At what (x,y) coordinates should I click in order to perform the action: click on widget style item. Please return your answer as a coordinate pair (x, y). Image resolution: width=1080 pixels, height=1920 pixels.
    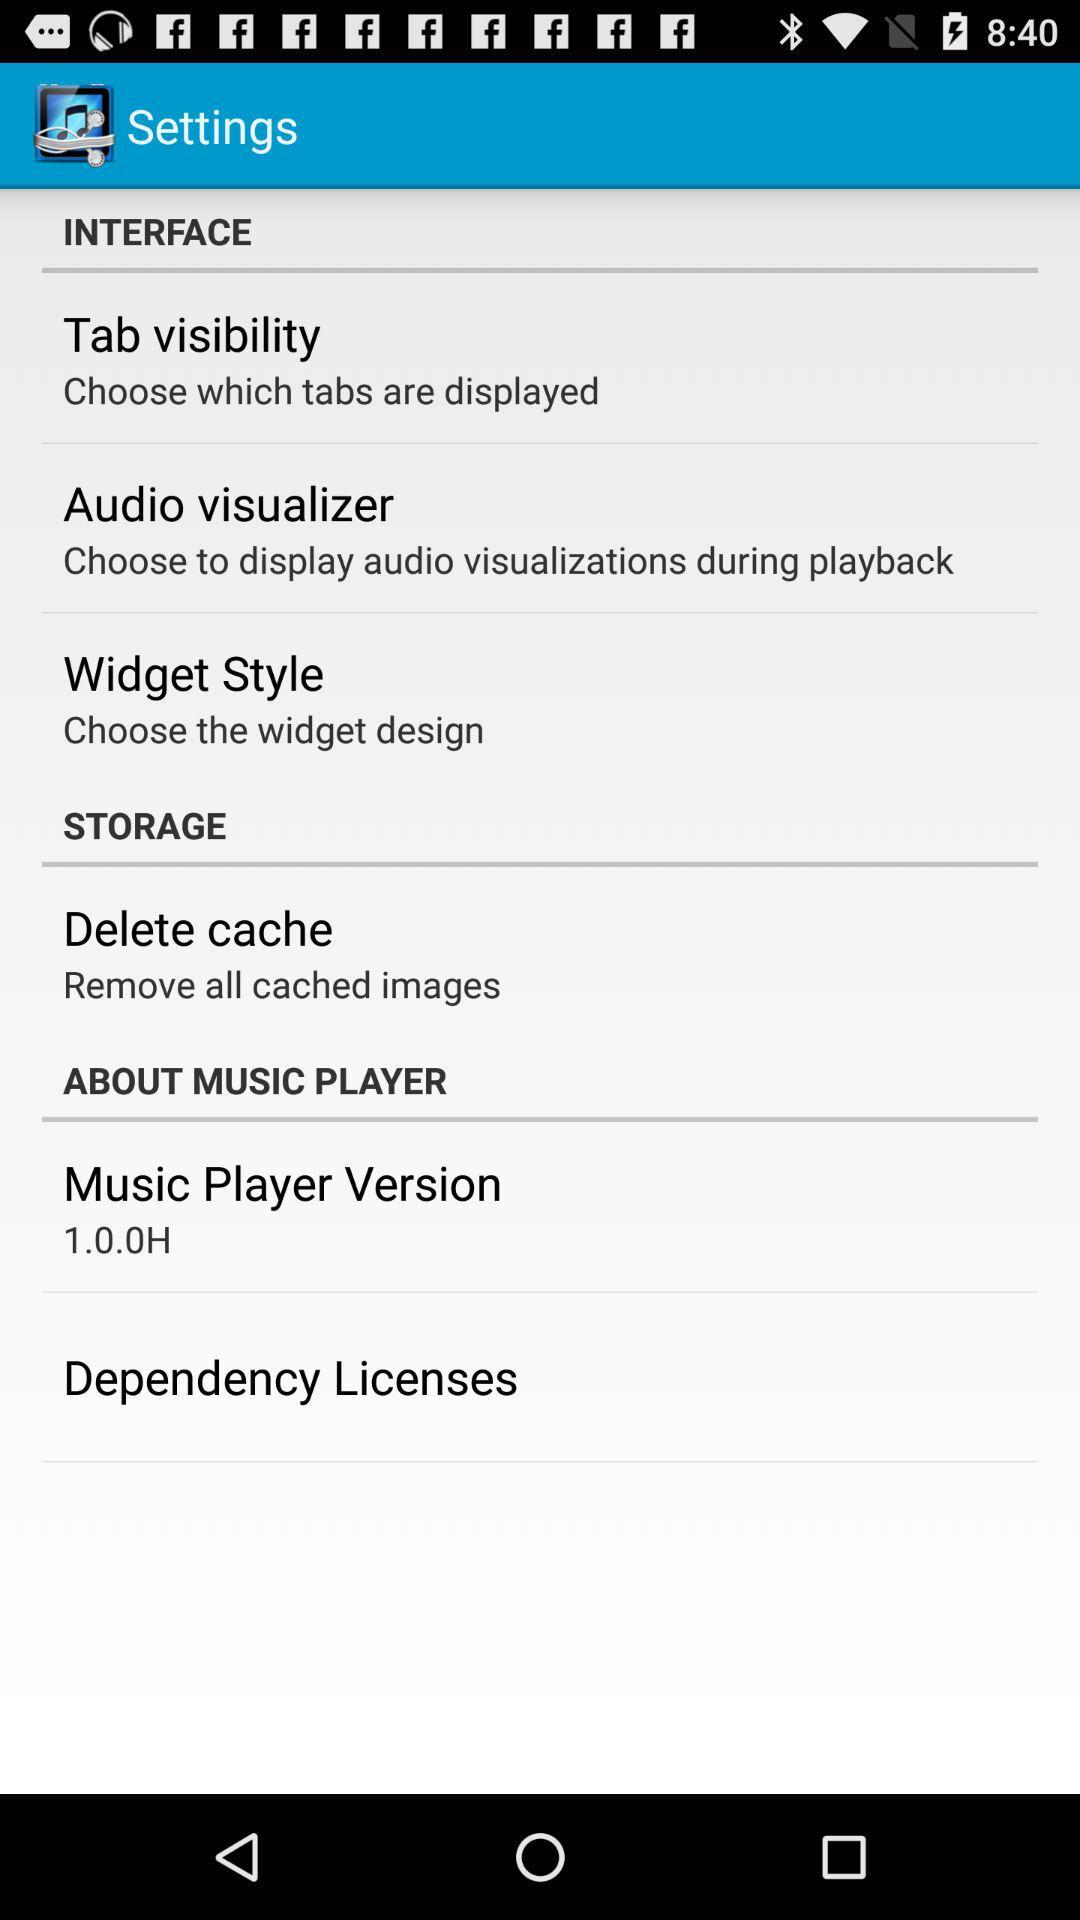
    Looking at the image, I should click on (193, 672).